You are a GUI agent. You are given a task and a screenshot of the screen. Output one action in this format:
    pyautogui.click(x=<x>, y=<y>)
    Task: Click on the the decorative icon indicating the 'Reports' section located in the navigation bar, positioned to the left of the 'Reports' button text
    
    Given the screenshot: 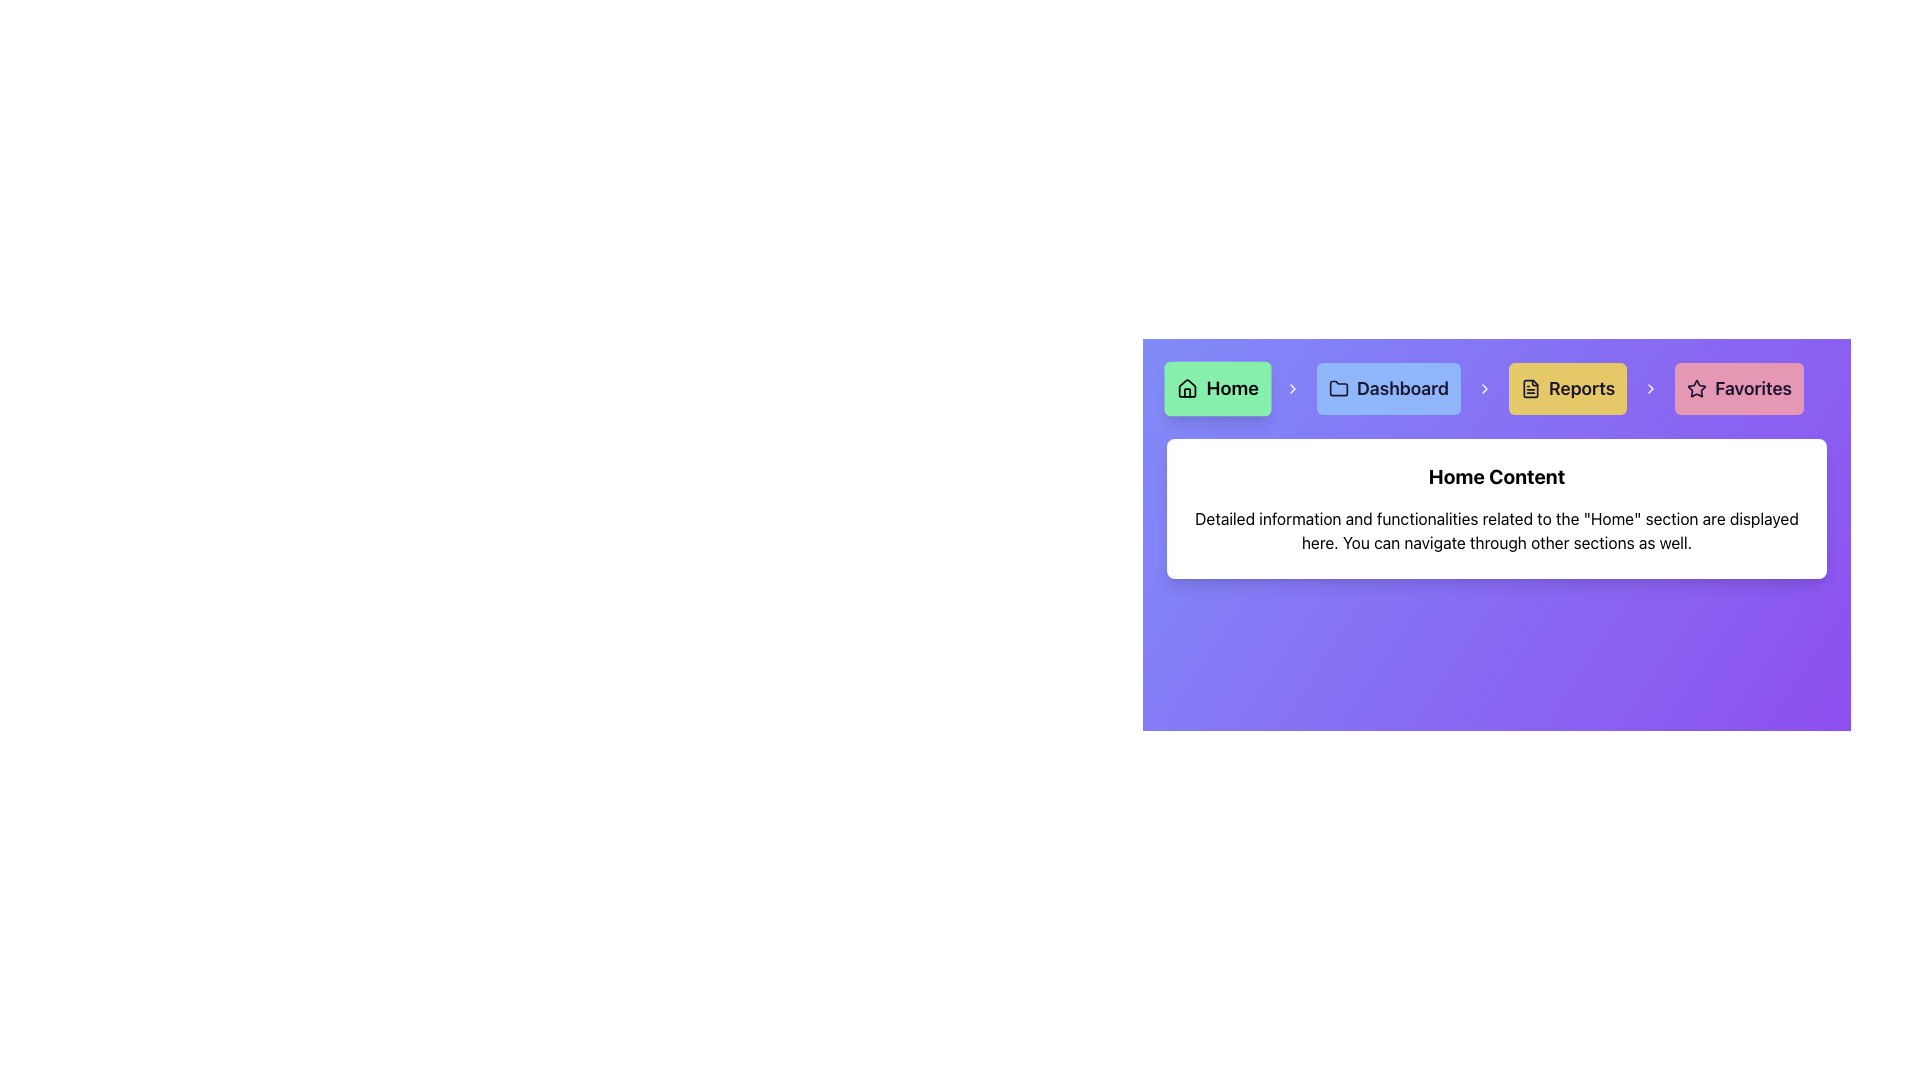 What is the action you would take?
    pyautogui.click(x=1530, y=389)
    